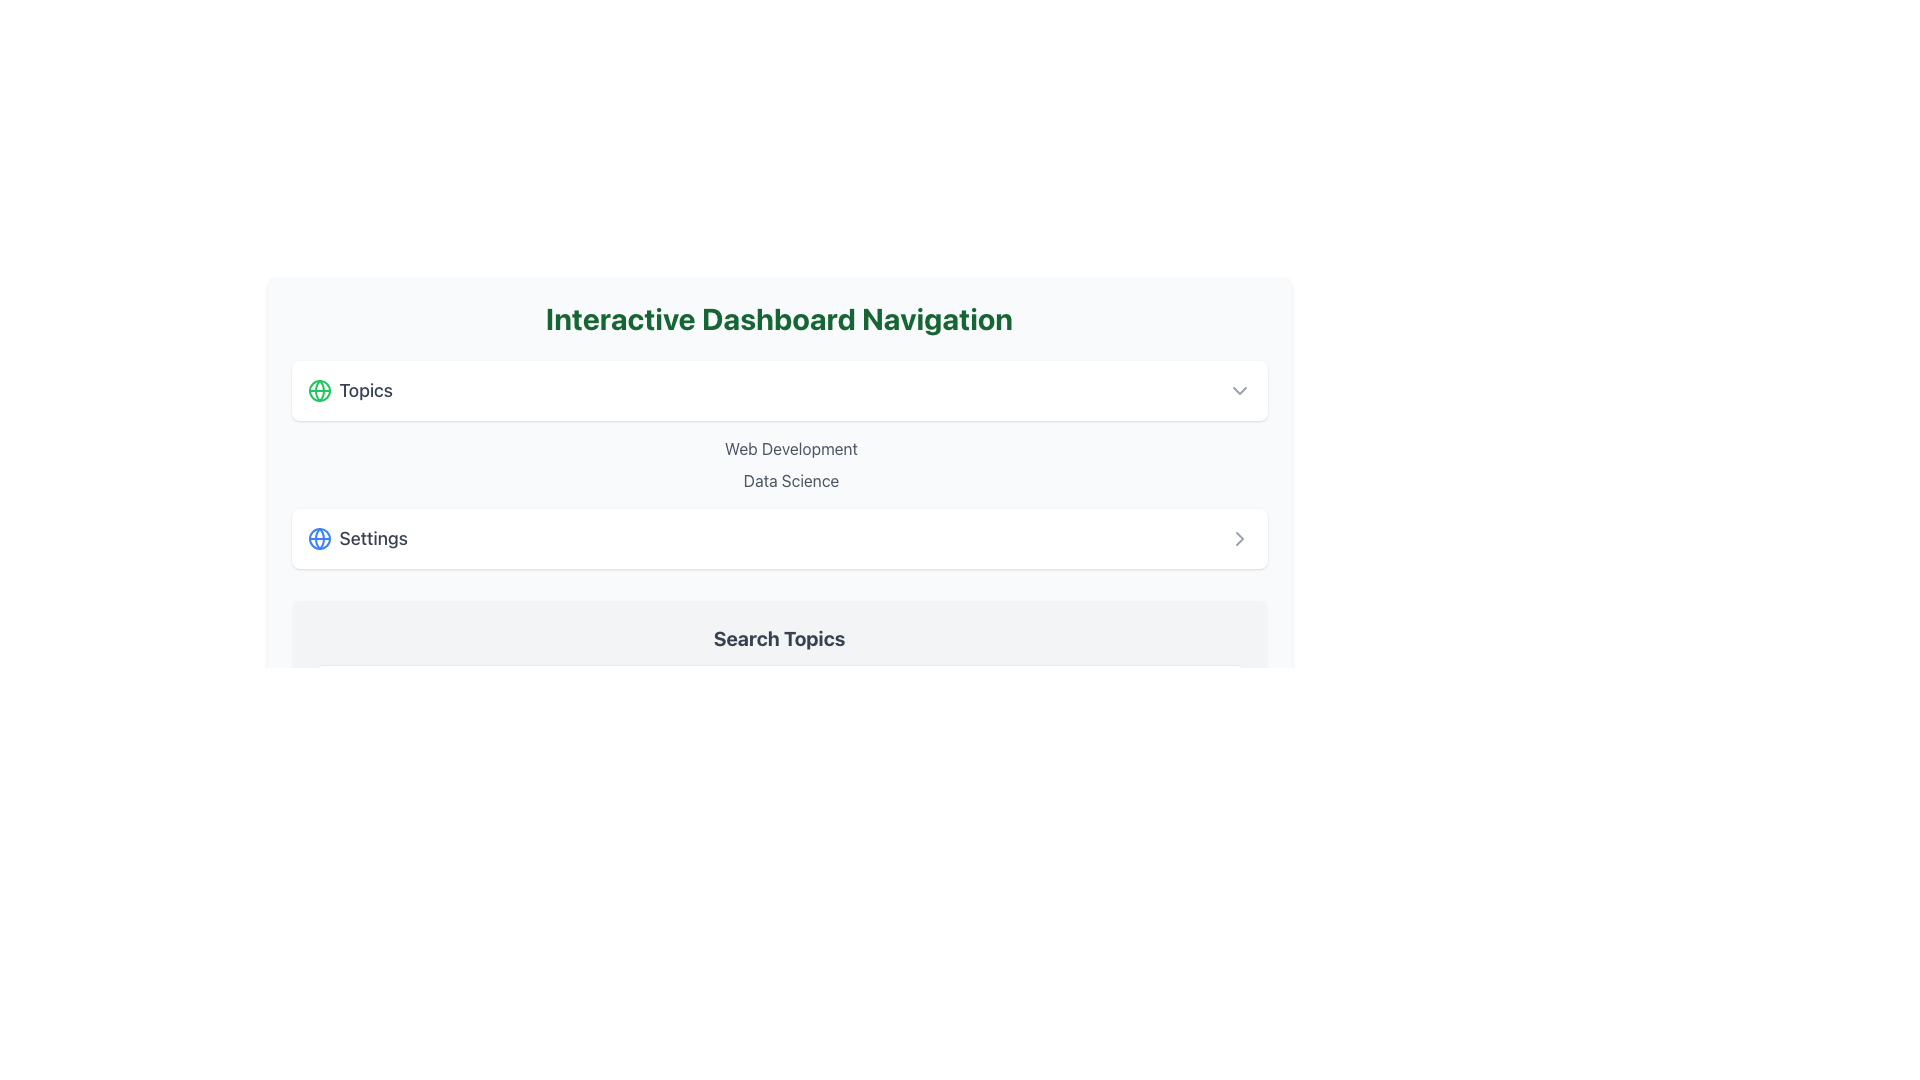 Image resolution: width=1920 pixels, height=1080 pixels. I want to click on the 'Data Science' text option in the Text Display Component, which is styled in medium gray font and located below the 'Topics' button, so click(778, 465).